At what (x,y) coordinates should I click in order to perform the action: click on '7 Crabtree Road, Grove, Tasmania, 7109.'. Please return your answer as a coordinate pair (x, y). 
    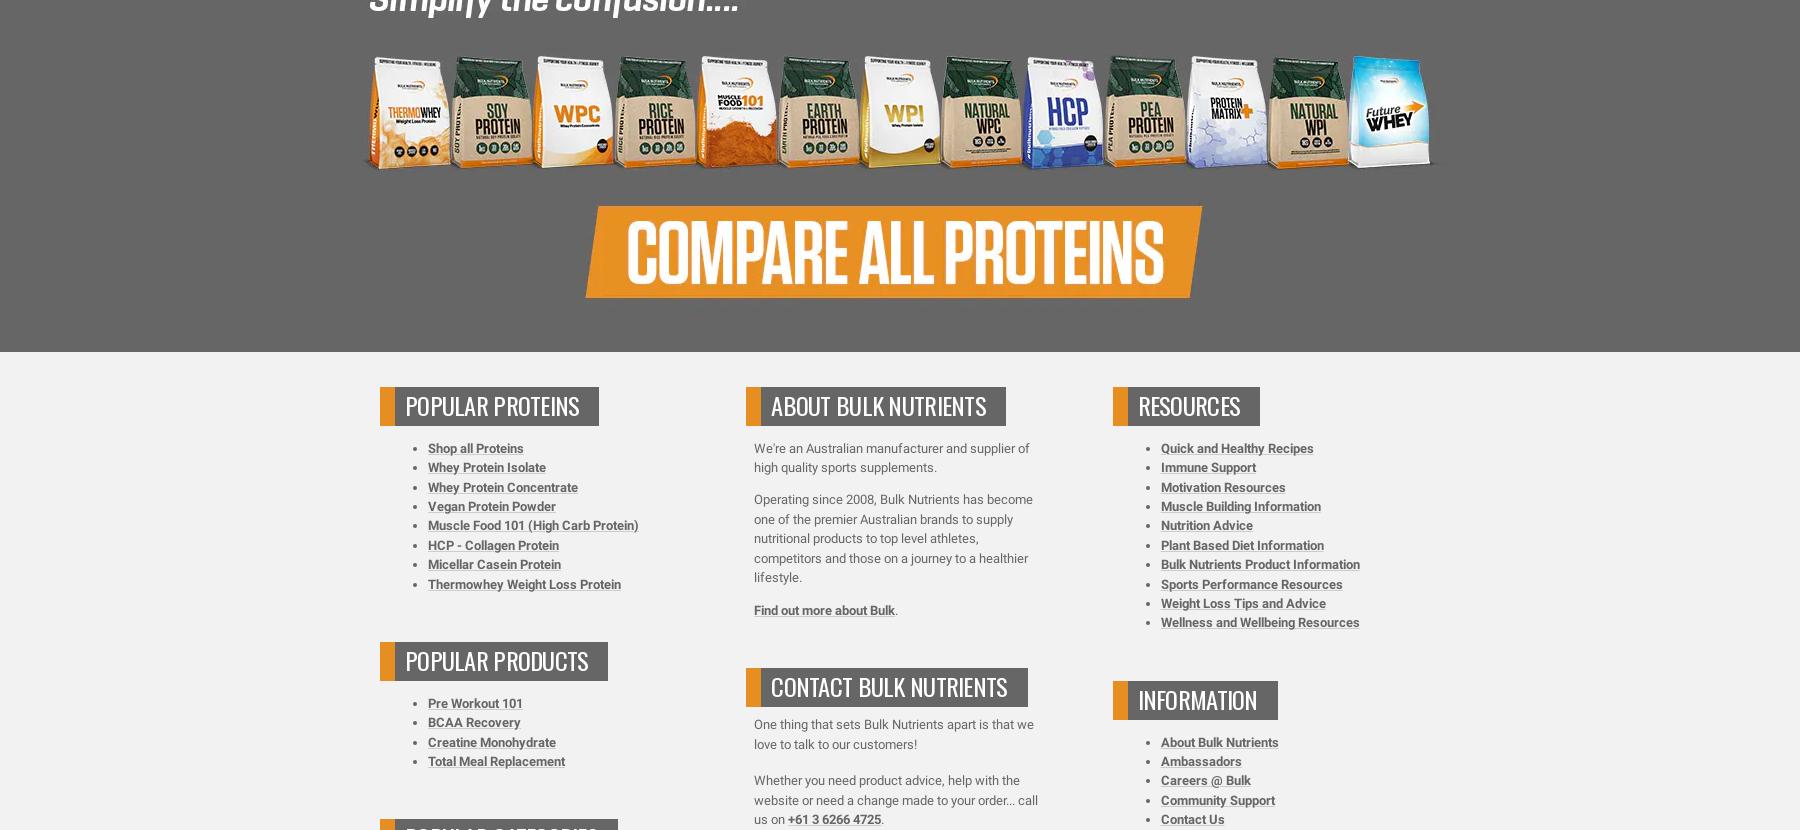
    Looking at the image, I should click on (900, 239).